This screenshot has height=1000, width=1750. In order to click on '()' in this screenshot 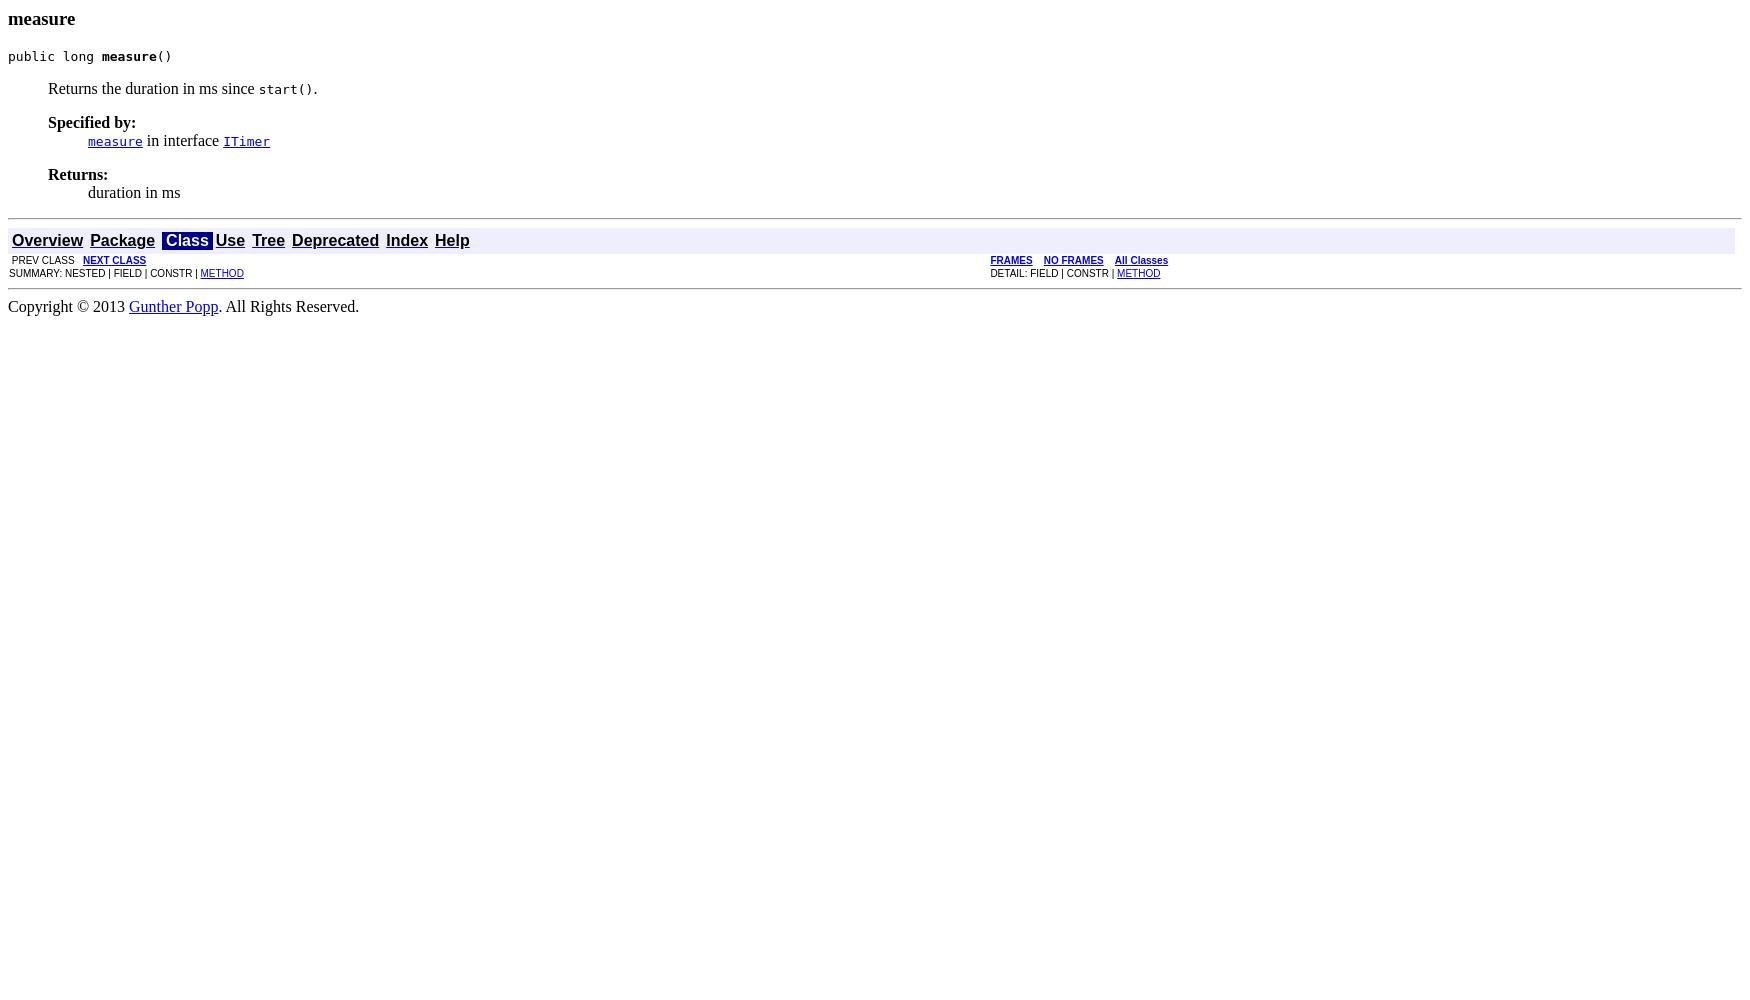, I will do `click(154, 55)`.